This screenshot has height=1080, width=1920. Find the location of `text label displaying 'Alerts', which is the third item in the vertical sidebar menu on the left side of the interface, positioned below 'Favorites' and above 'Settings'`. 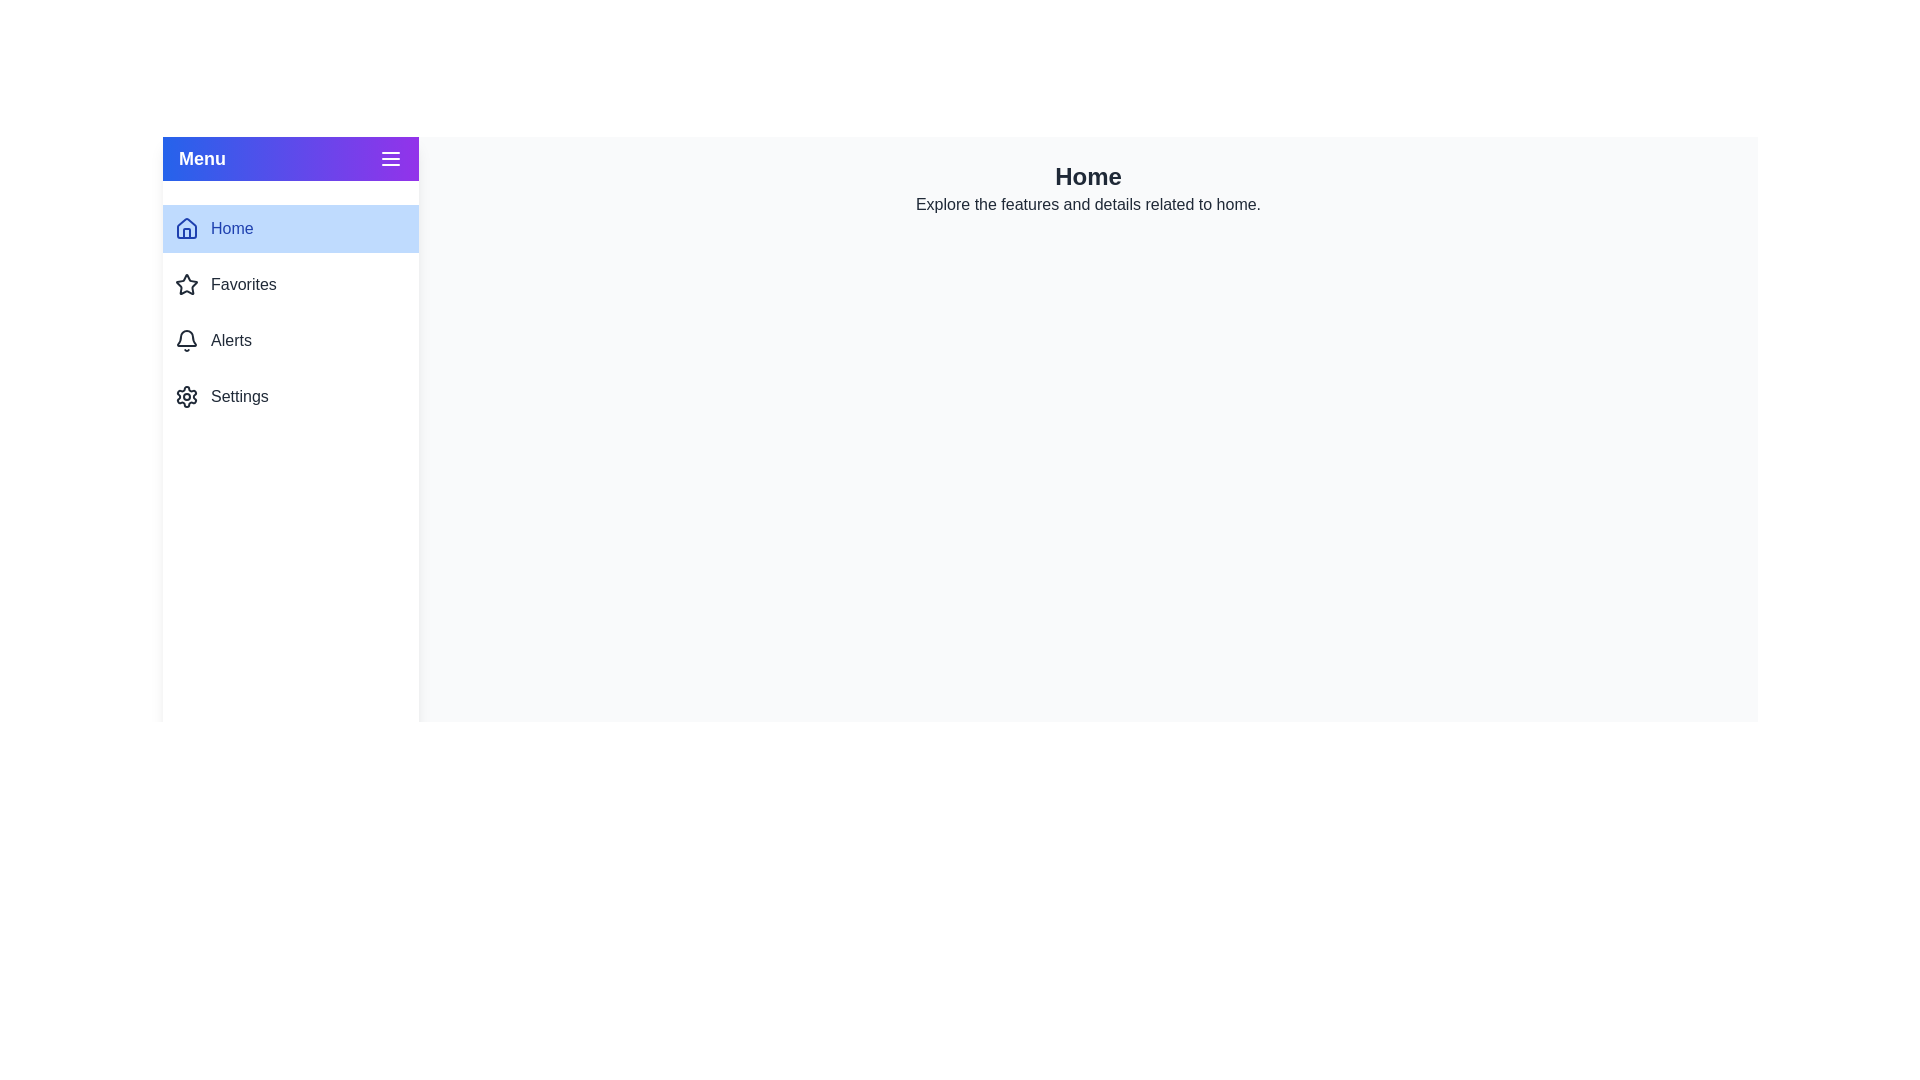

text label displaying 'Alerts', which is the third item in the vertical sidebar menu on the left side of the interface, positioned below 'Favorites' and above 'Settings' is located at coordinates (231, 339).